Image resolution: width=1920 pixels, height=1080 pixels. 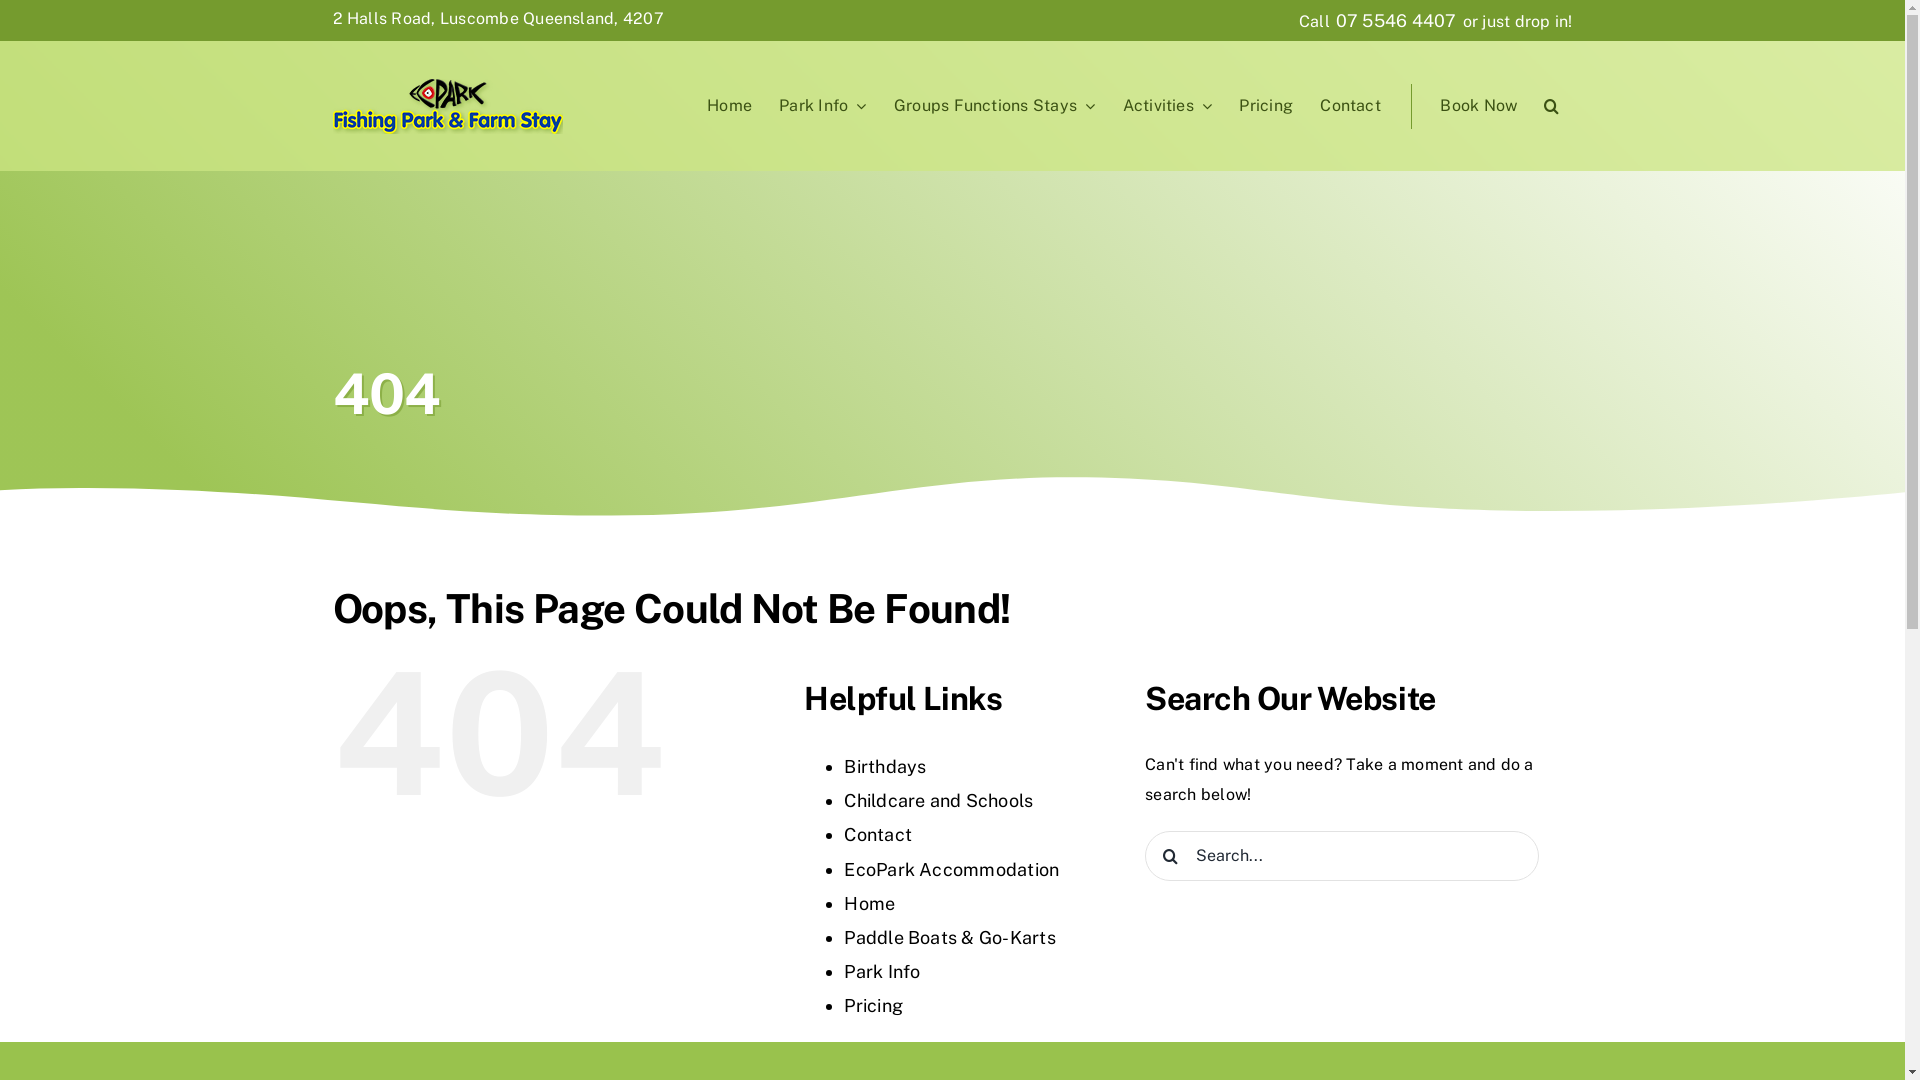 What do you see at coordinates (1479, 106) in the screenshot?
I see `'Book Now'` at bounding box center [1479, 106].